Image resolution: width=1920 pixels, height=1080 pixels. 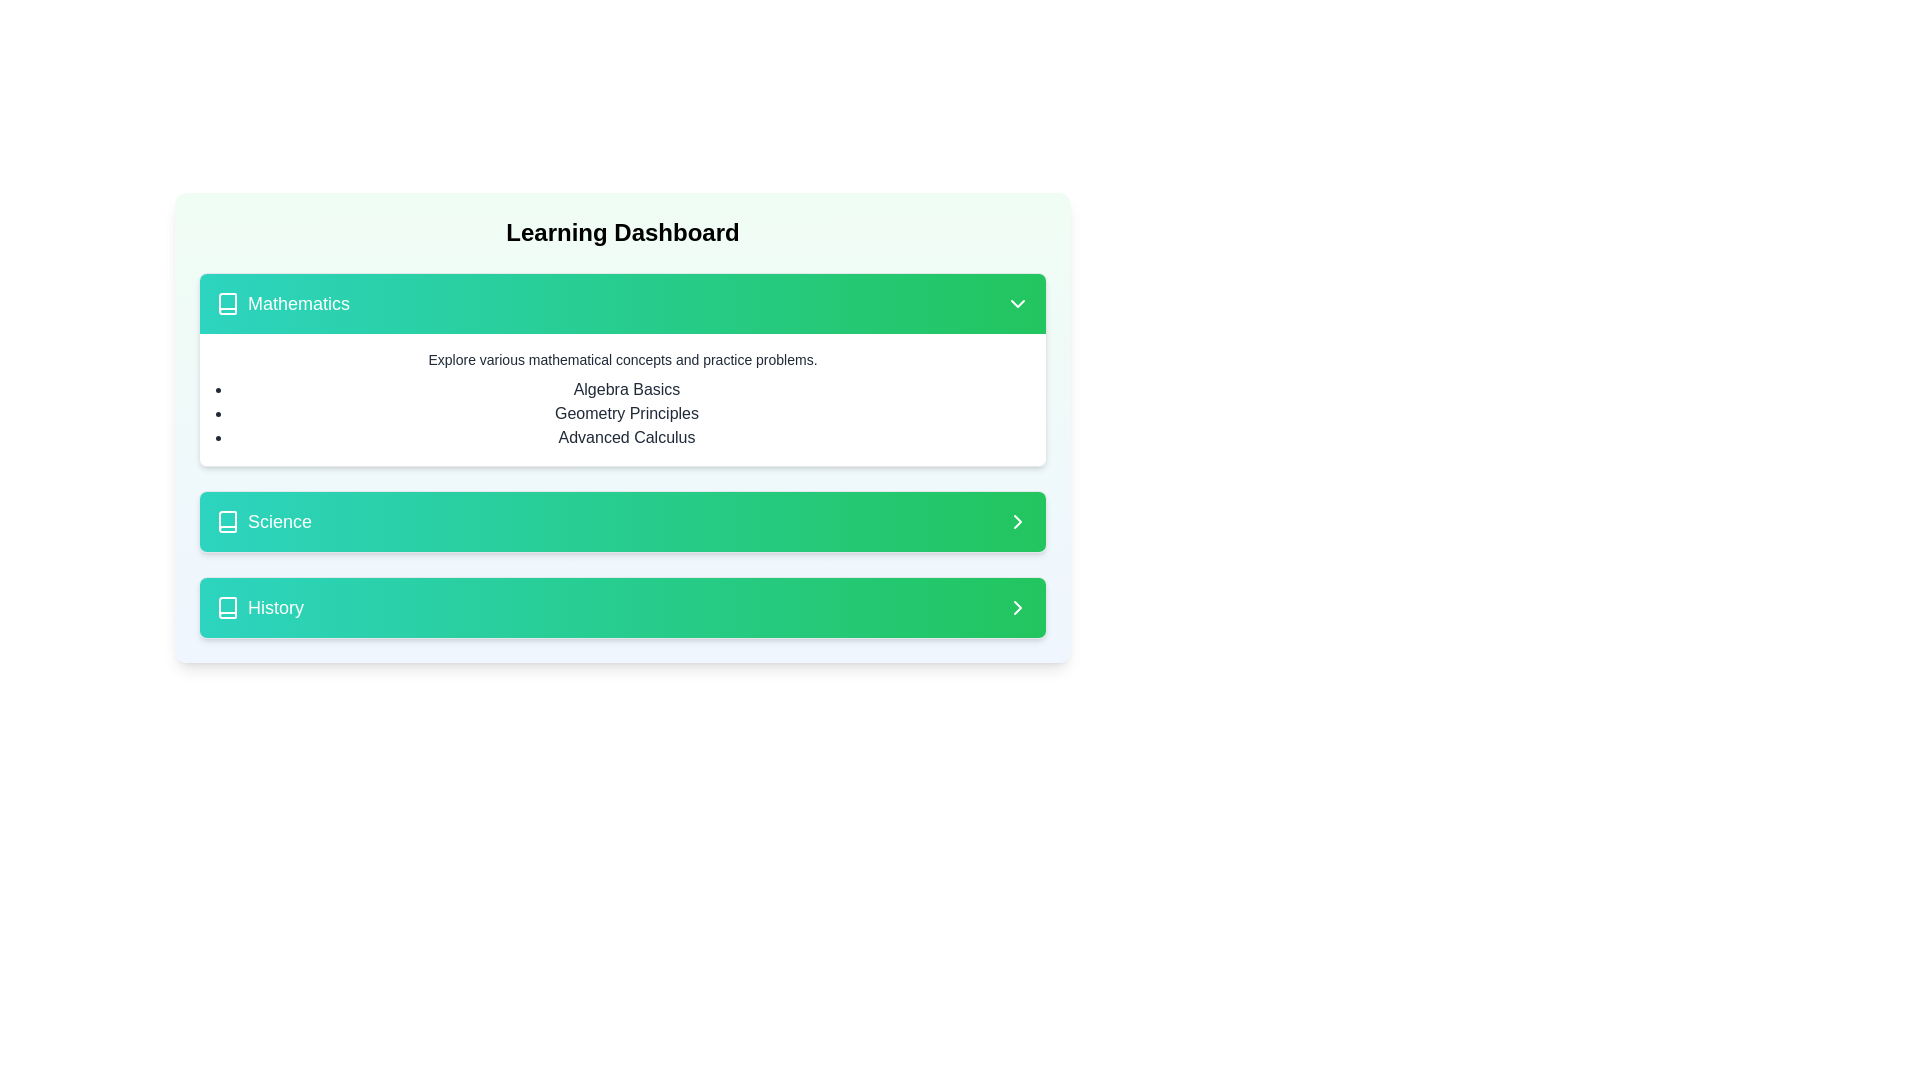 I want to click on the text block that contains the description 'Explore various mathematical concepts and practice problems.' by moving the cursor to its center point, so click(x=622, y=358).